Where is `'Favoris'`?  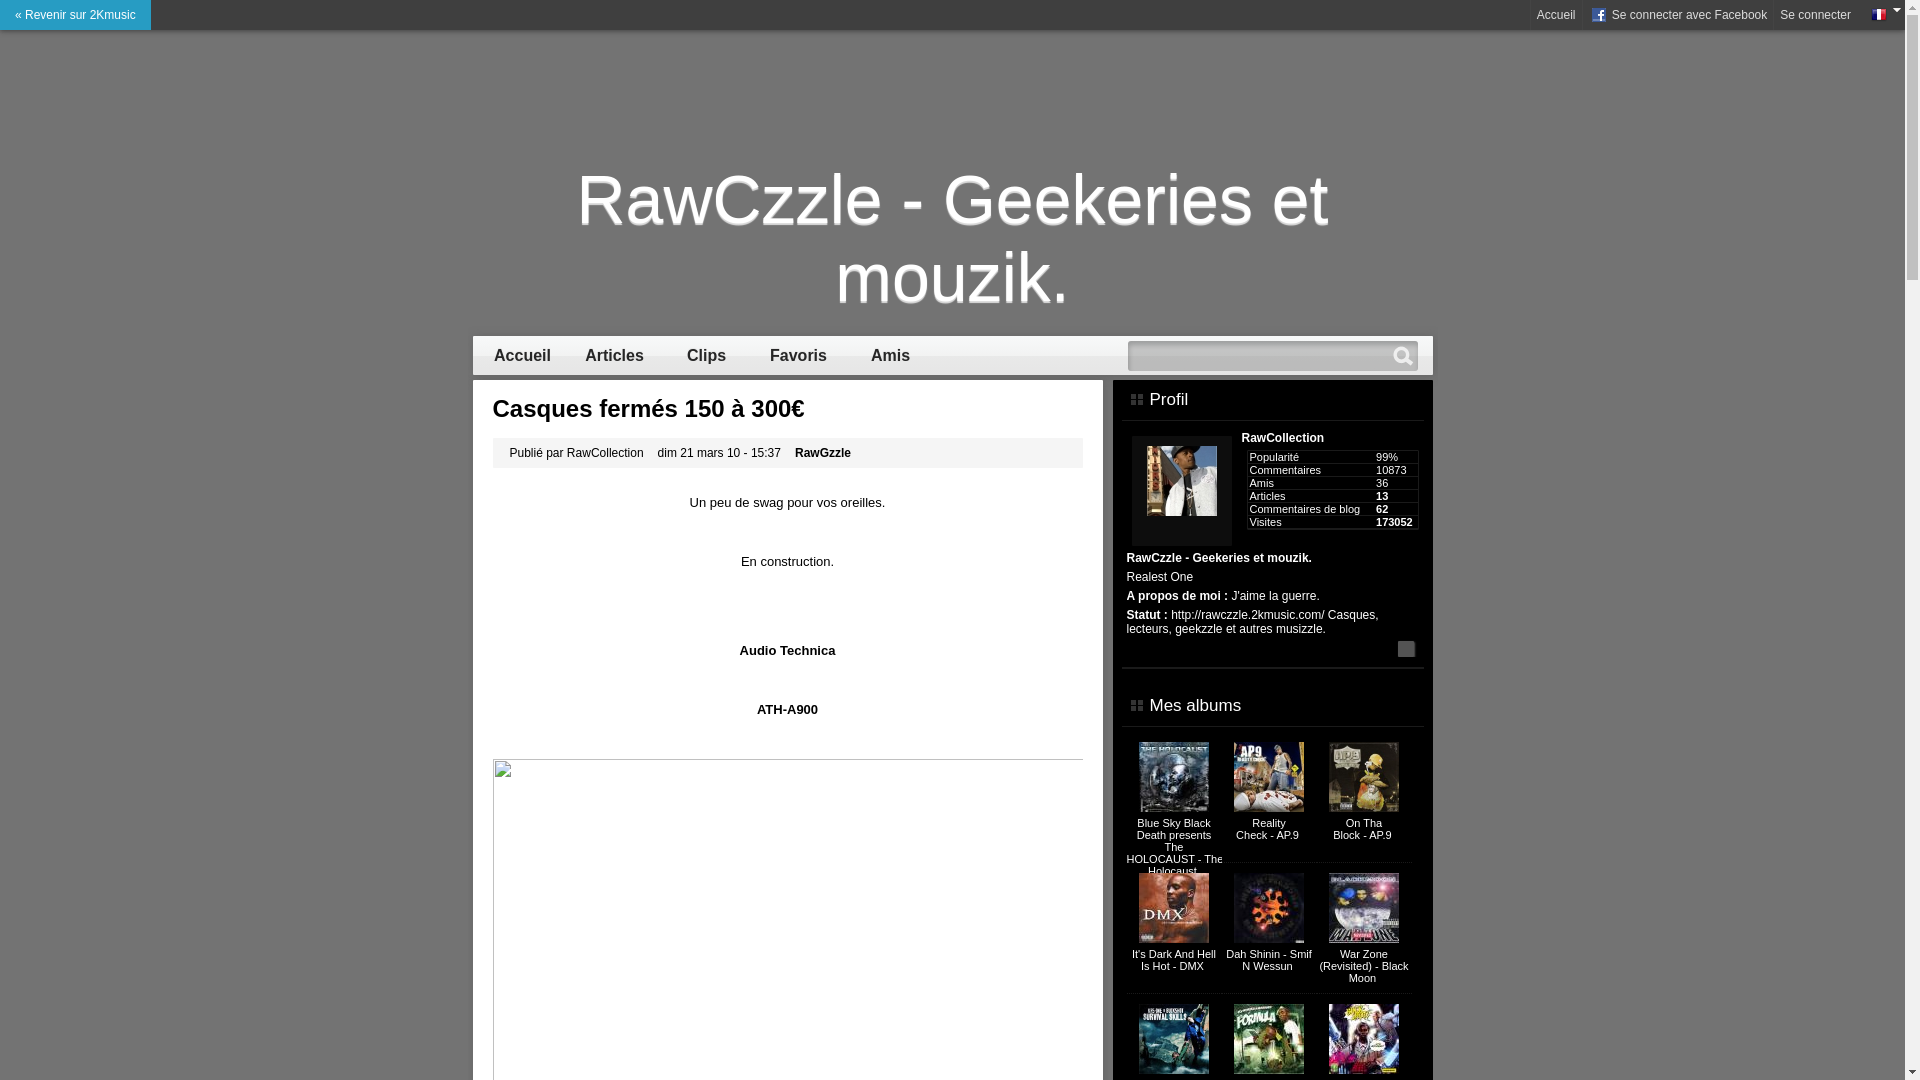
'Favoris' is located at coordinates (797, 354).